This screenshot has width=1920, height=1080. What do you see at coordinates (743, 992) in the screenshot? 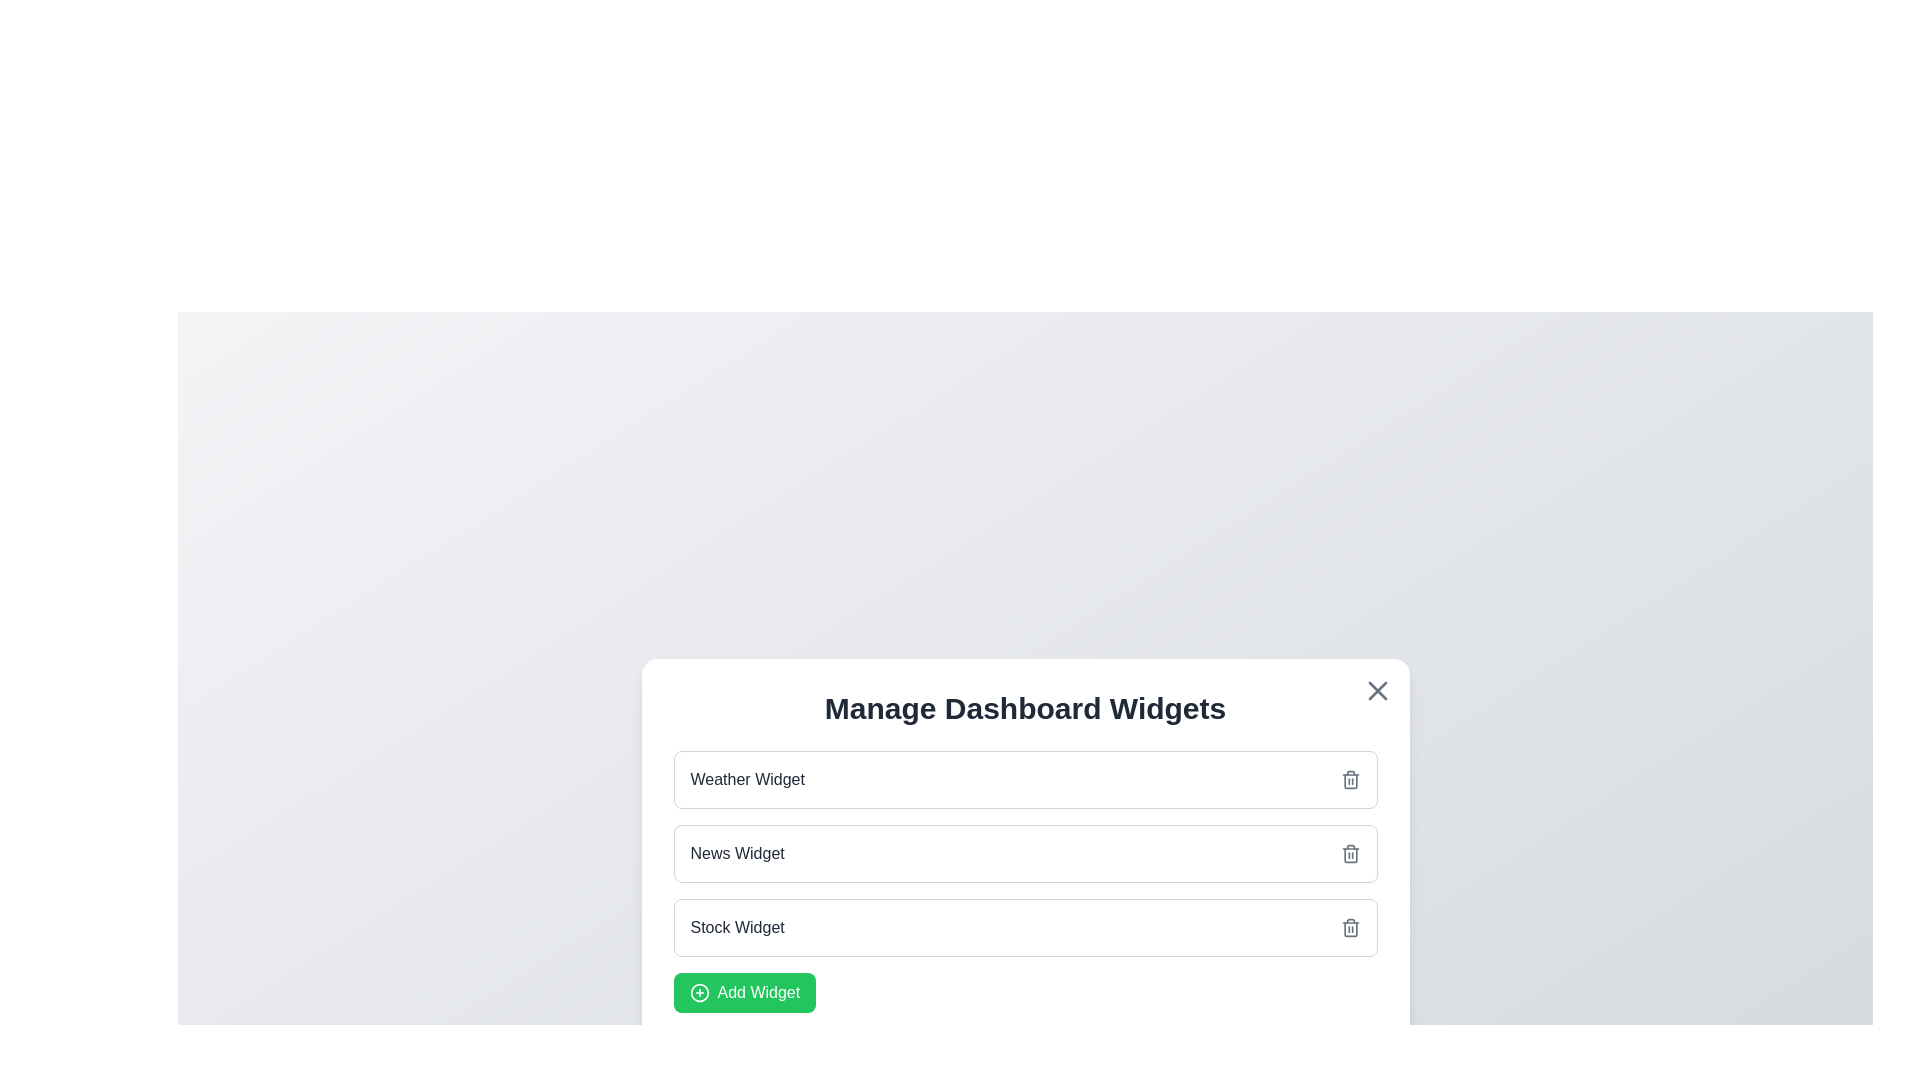
I see `the interactive element Add Widget to observe any tooltip or effect` at bounding box center [743, 992].